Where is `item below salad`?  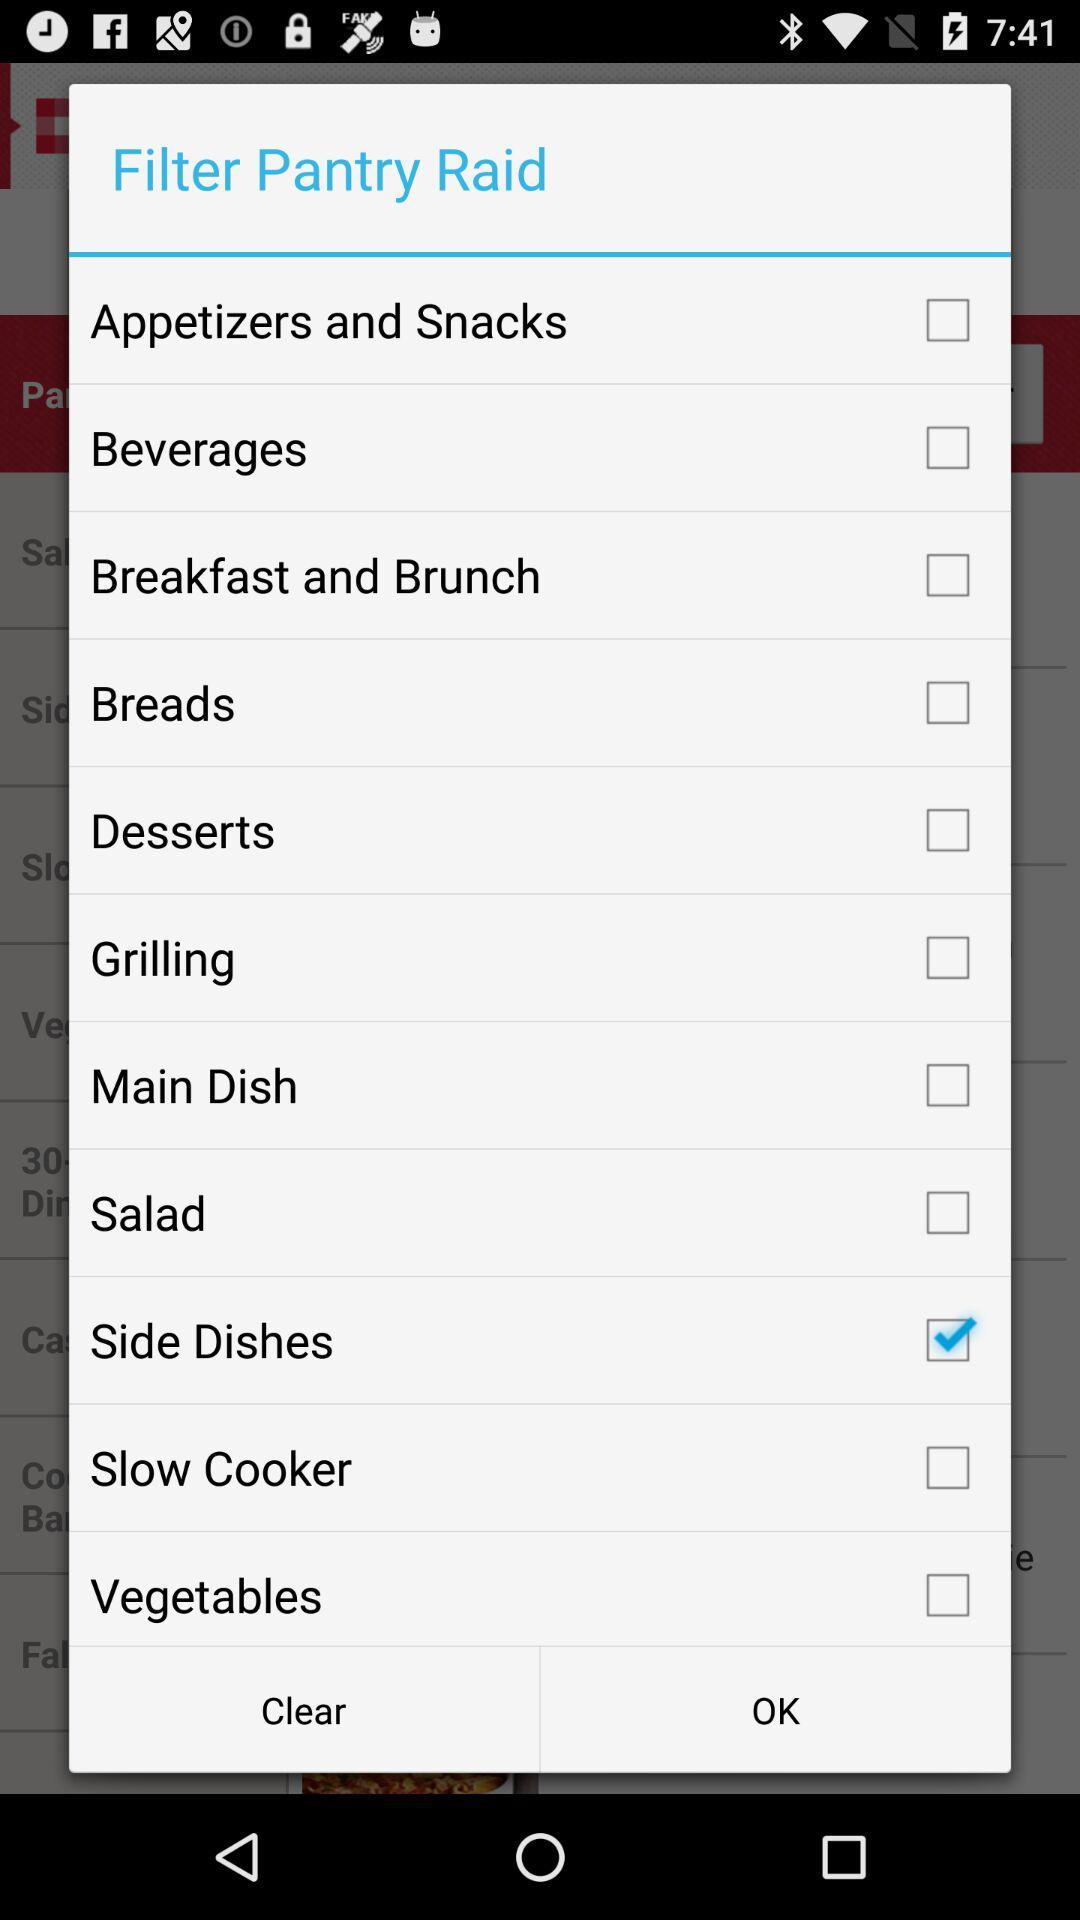 item below salad is located at coordinates (540, 1340).